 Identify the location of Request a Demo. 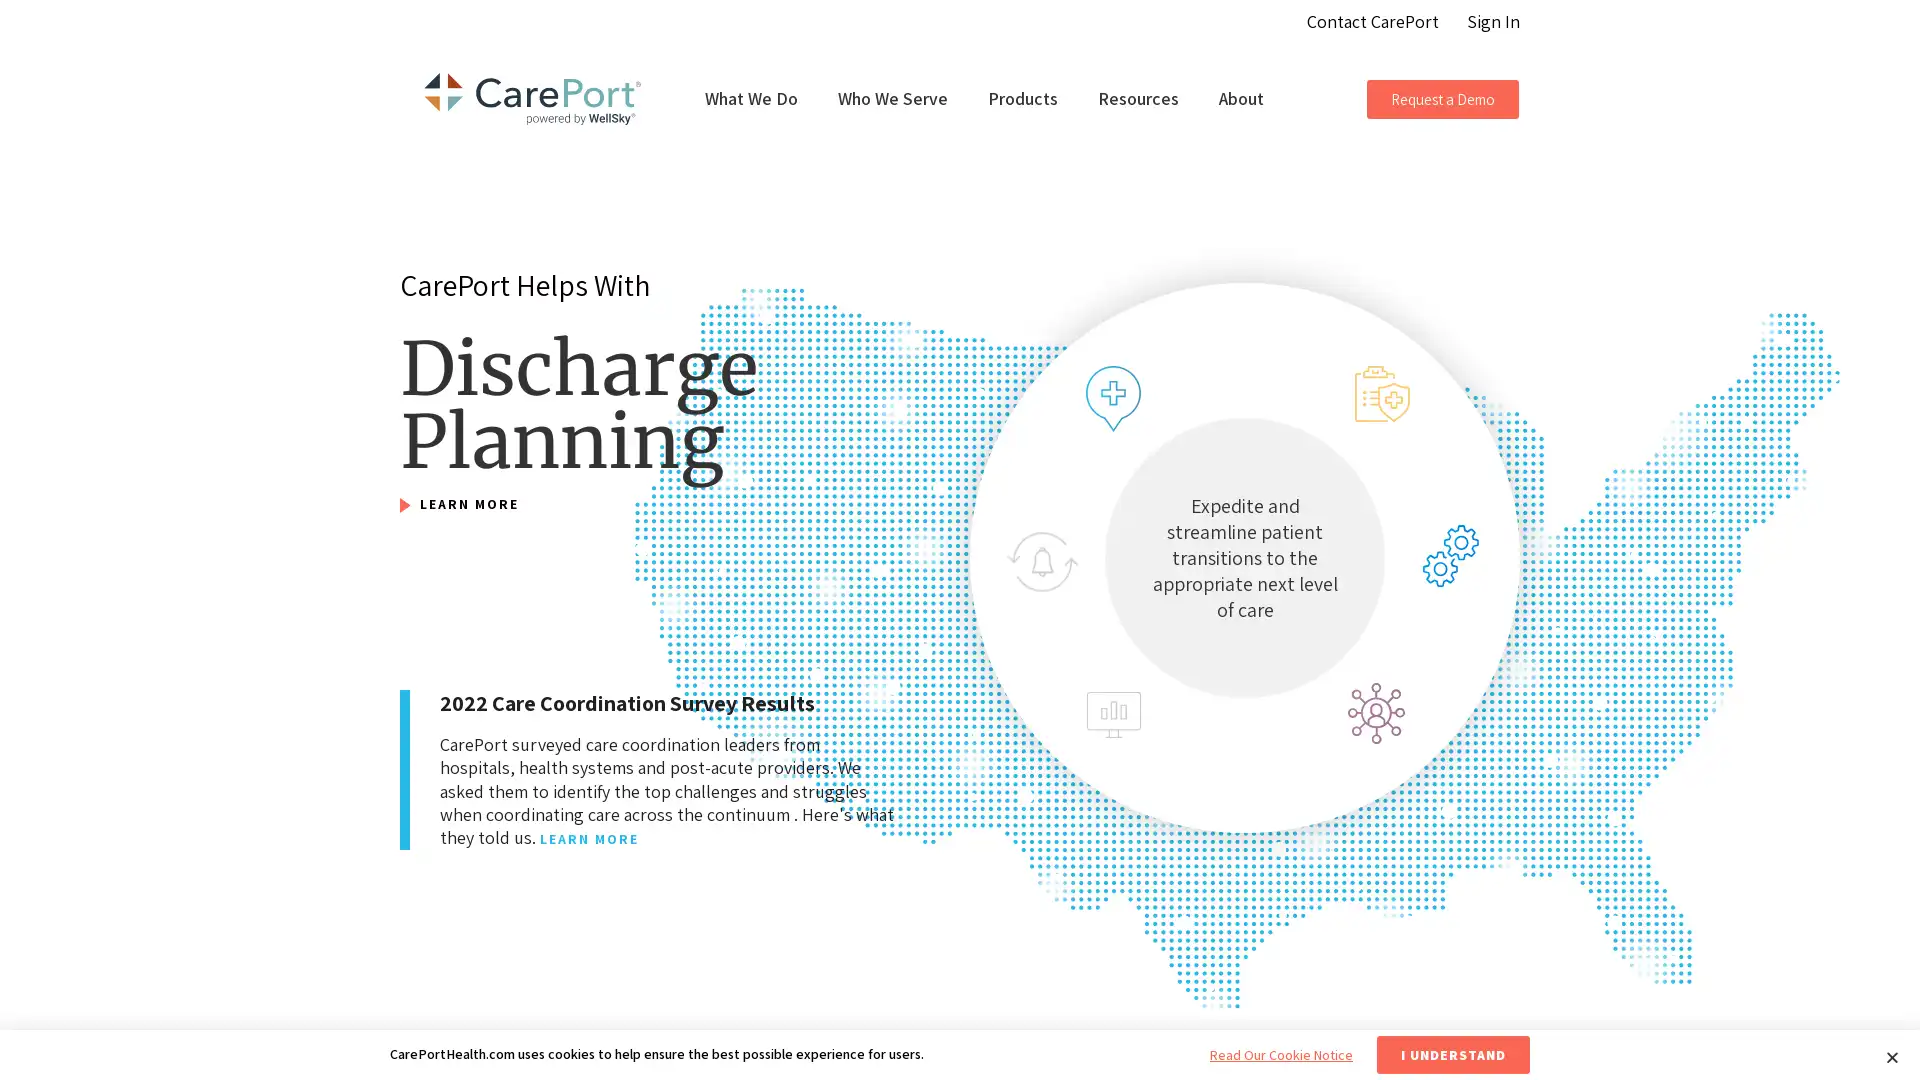
(1443, 98).